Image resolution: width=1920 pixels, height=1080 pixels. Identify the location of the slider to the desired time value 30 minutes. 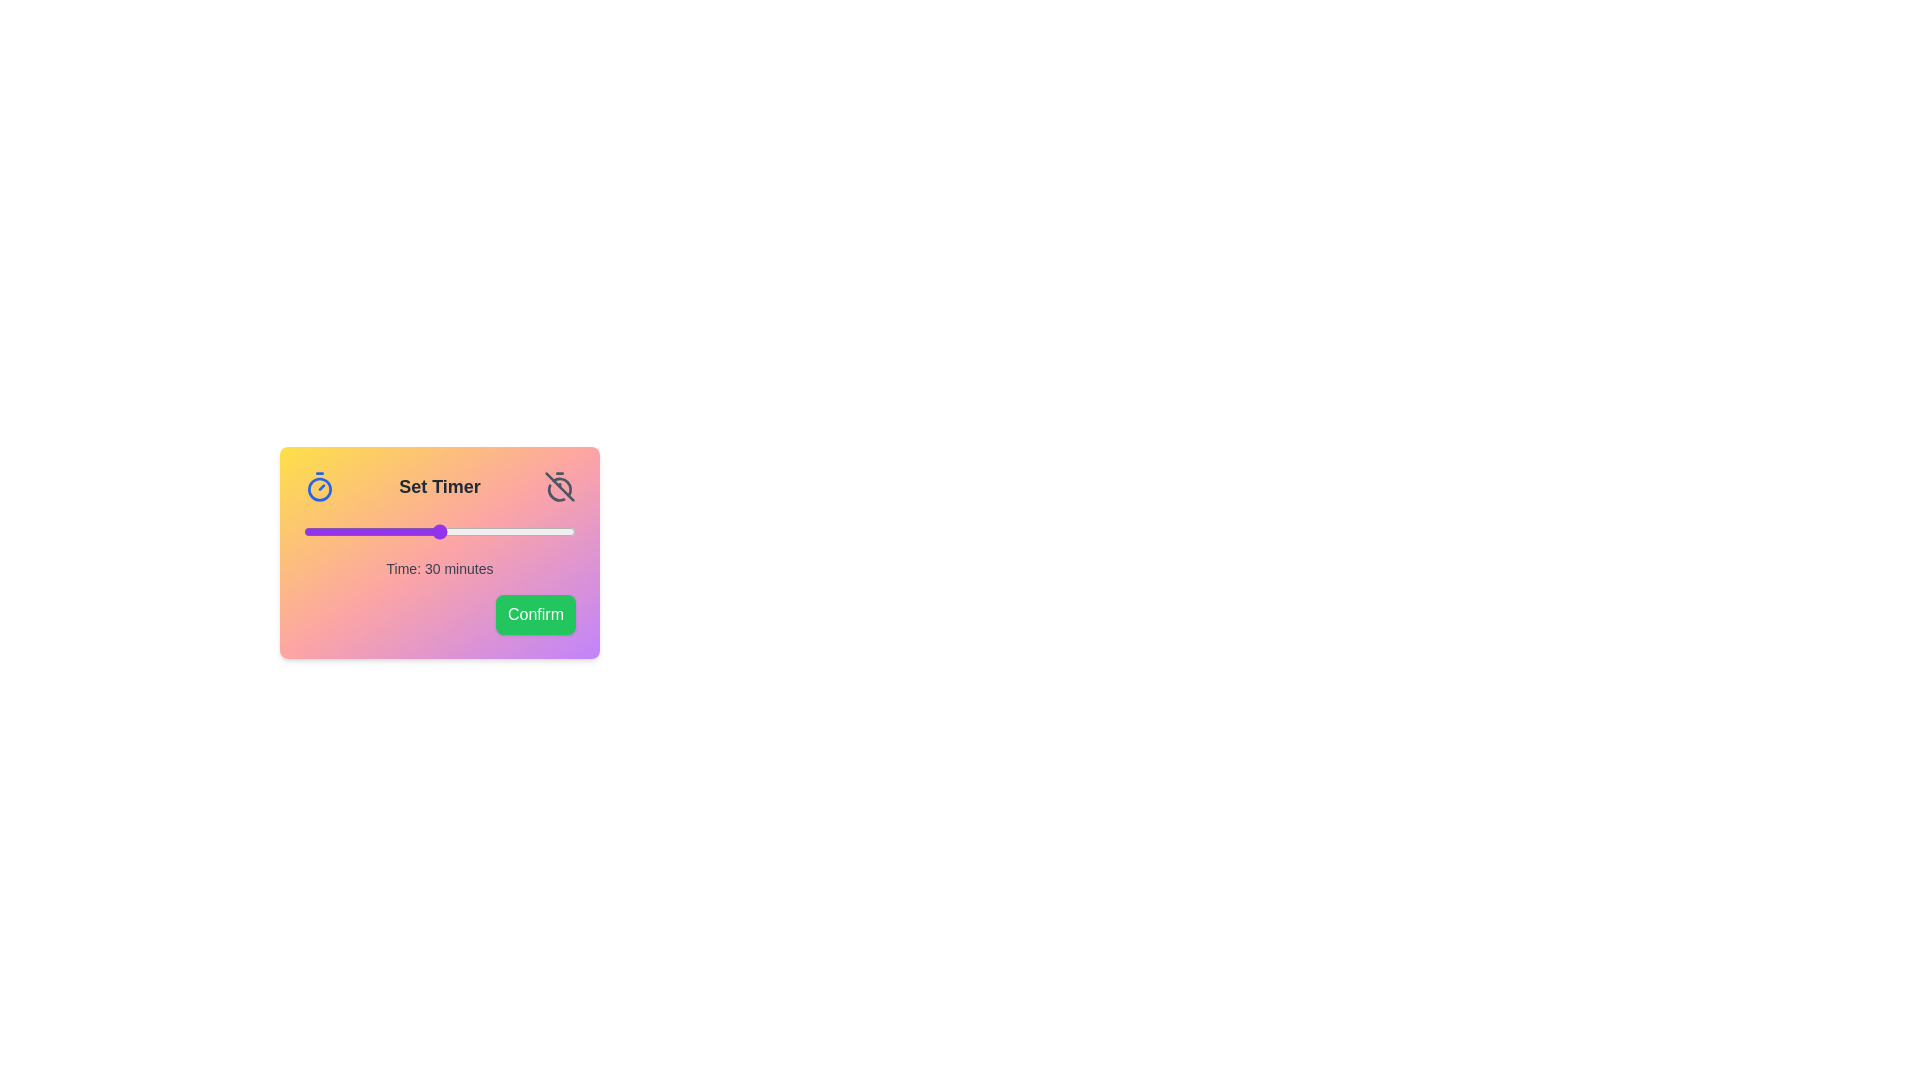
(439, 531).